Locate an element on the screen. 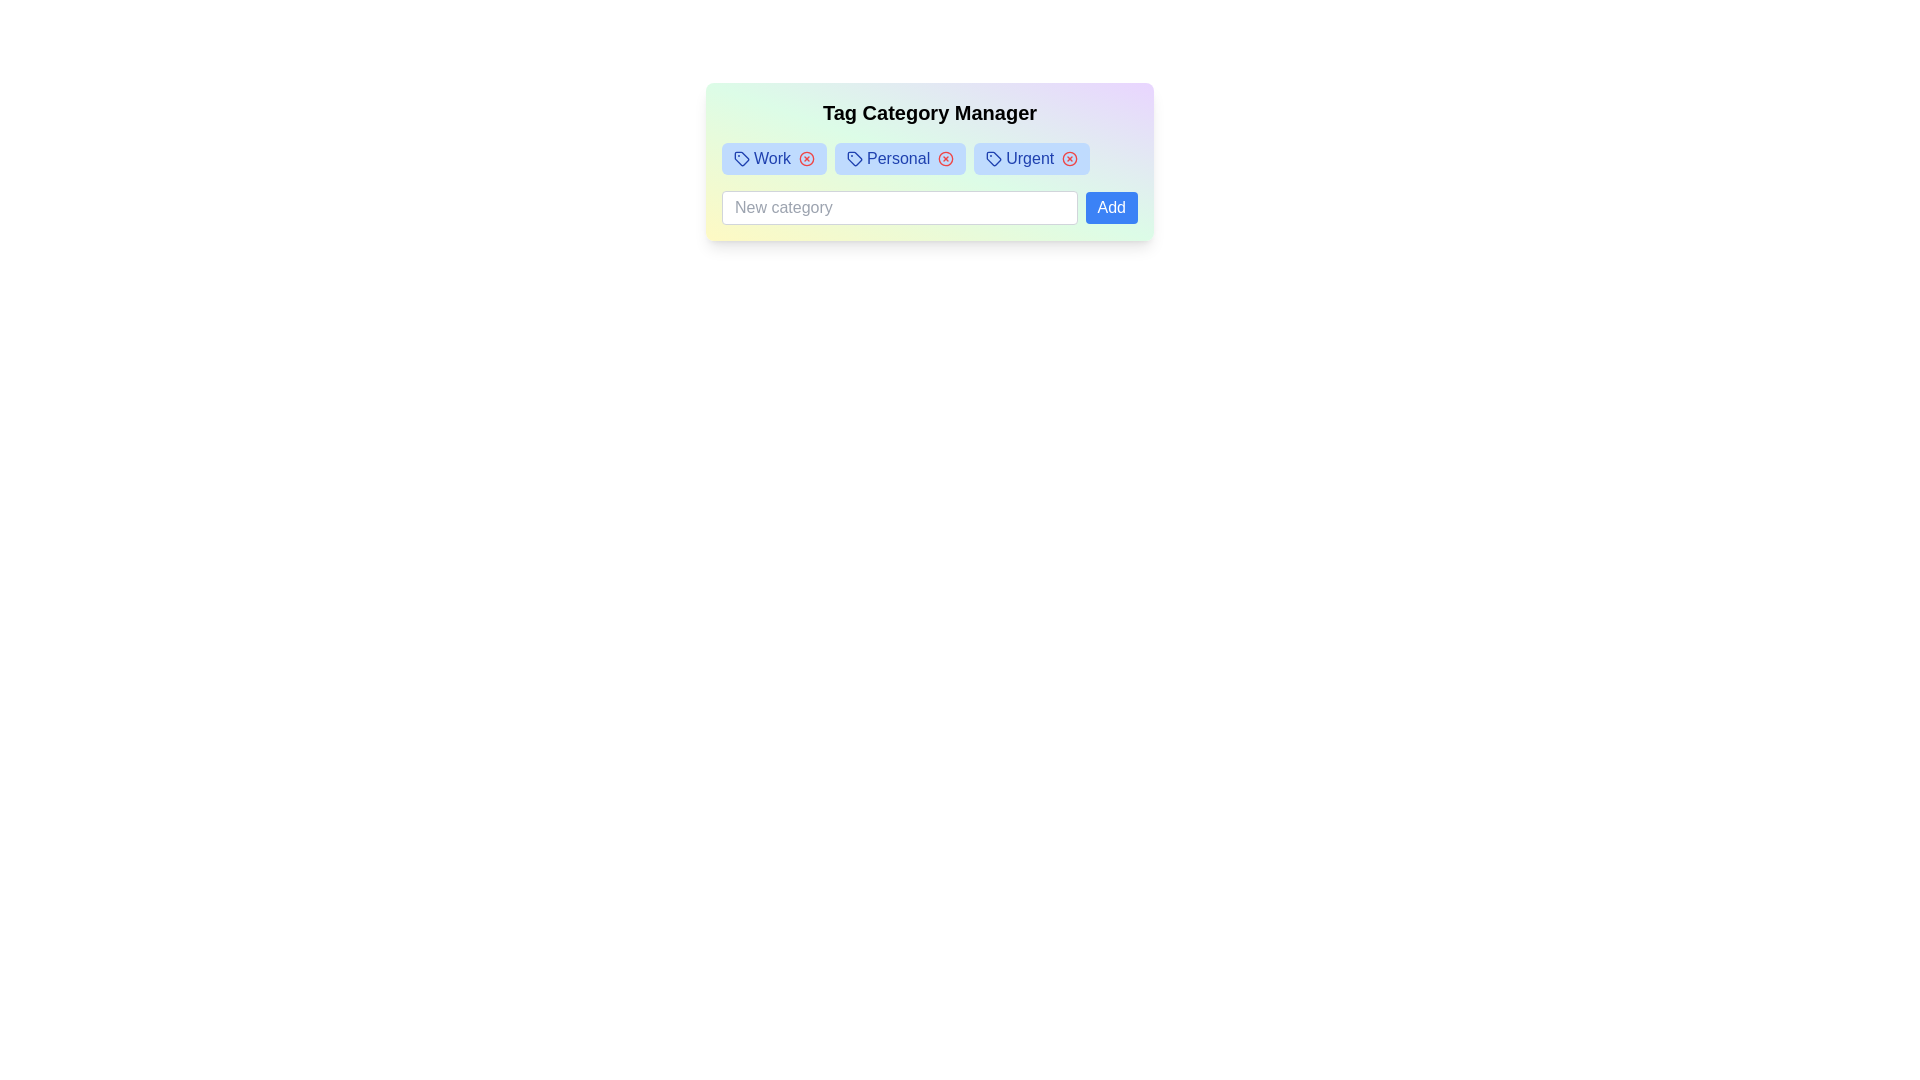  the second interactive icon button in the 'Work' tag group is located at coordinates (806, 157).